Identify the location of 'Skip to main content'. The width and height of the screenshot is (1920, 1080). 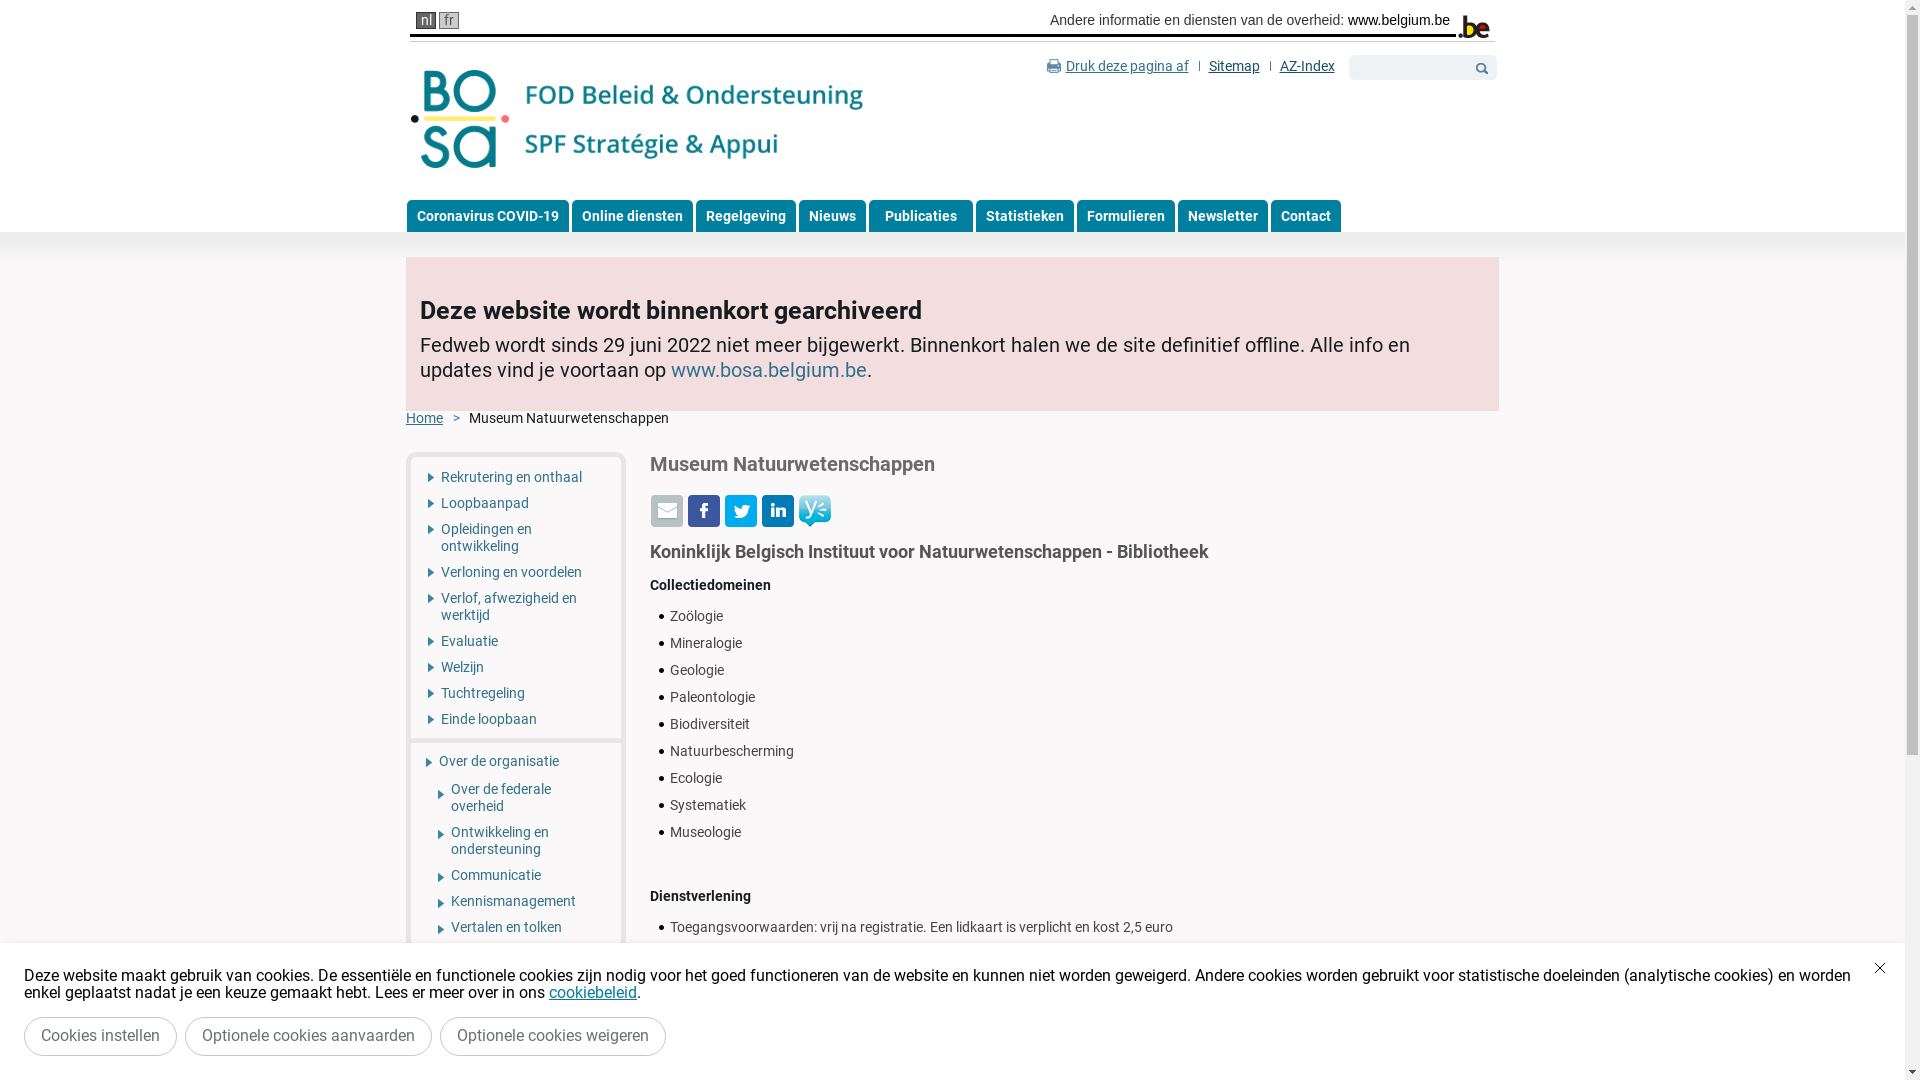
(63, 0).